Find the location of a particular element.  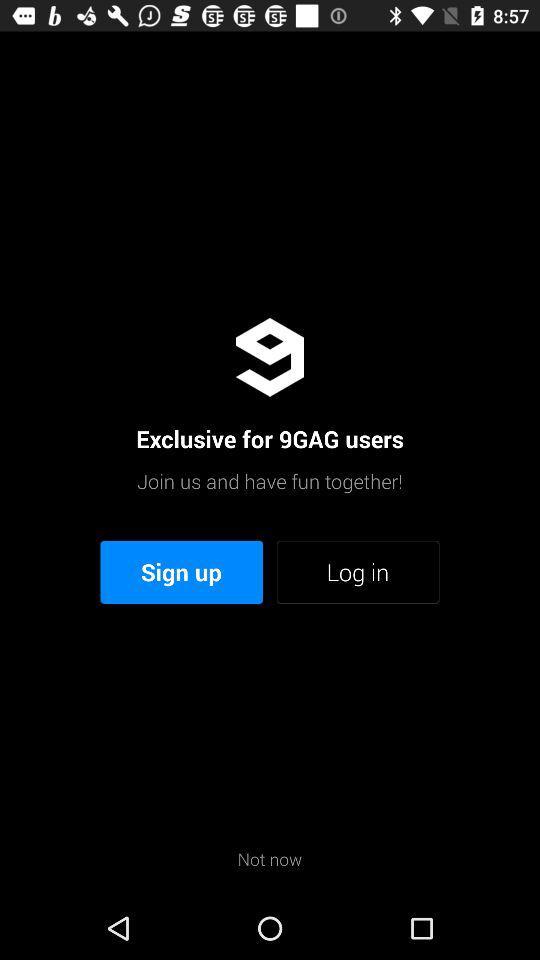

icon above not now icon is located at coordinates (357, 572).